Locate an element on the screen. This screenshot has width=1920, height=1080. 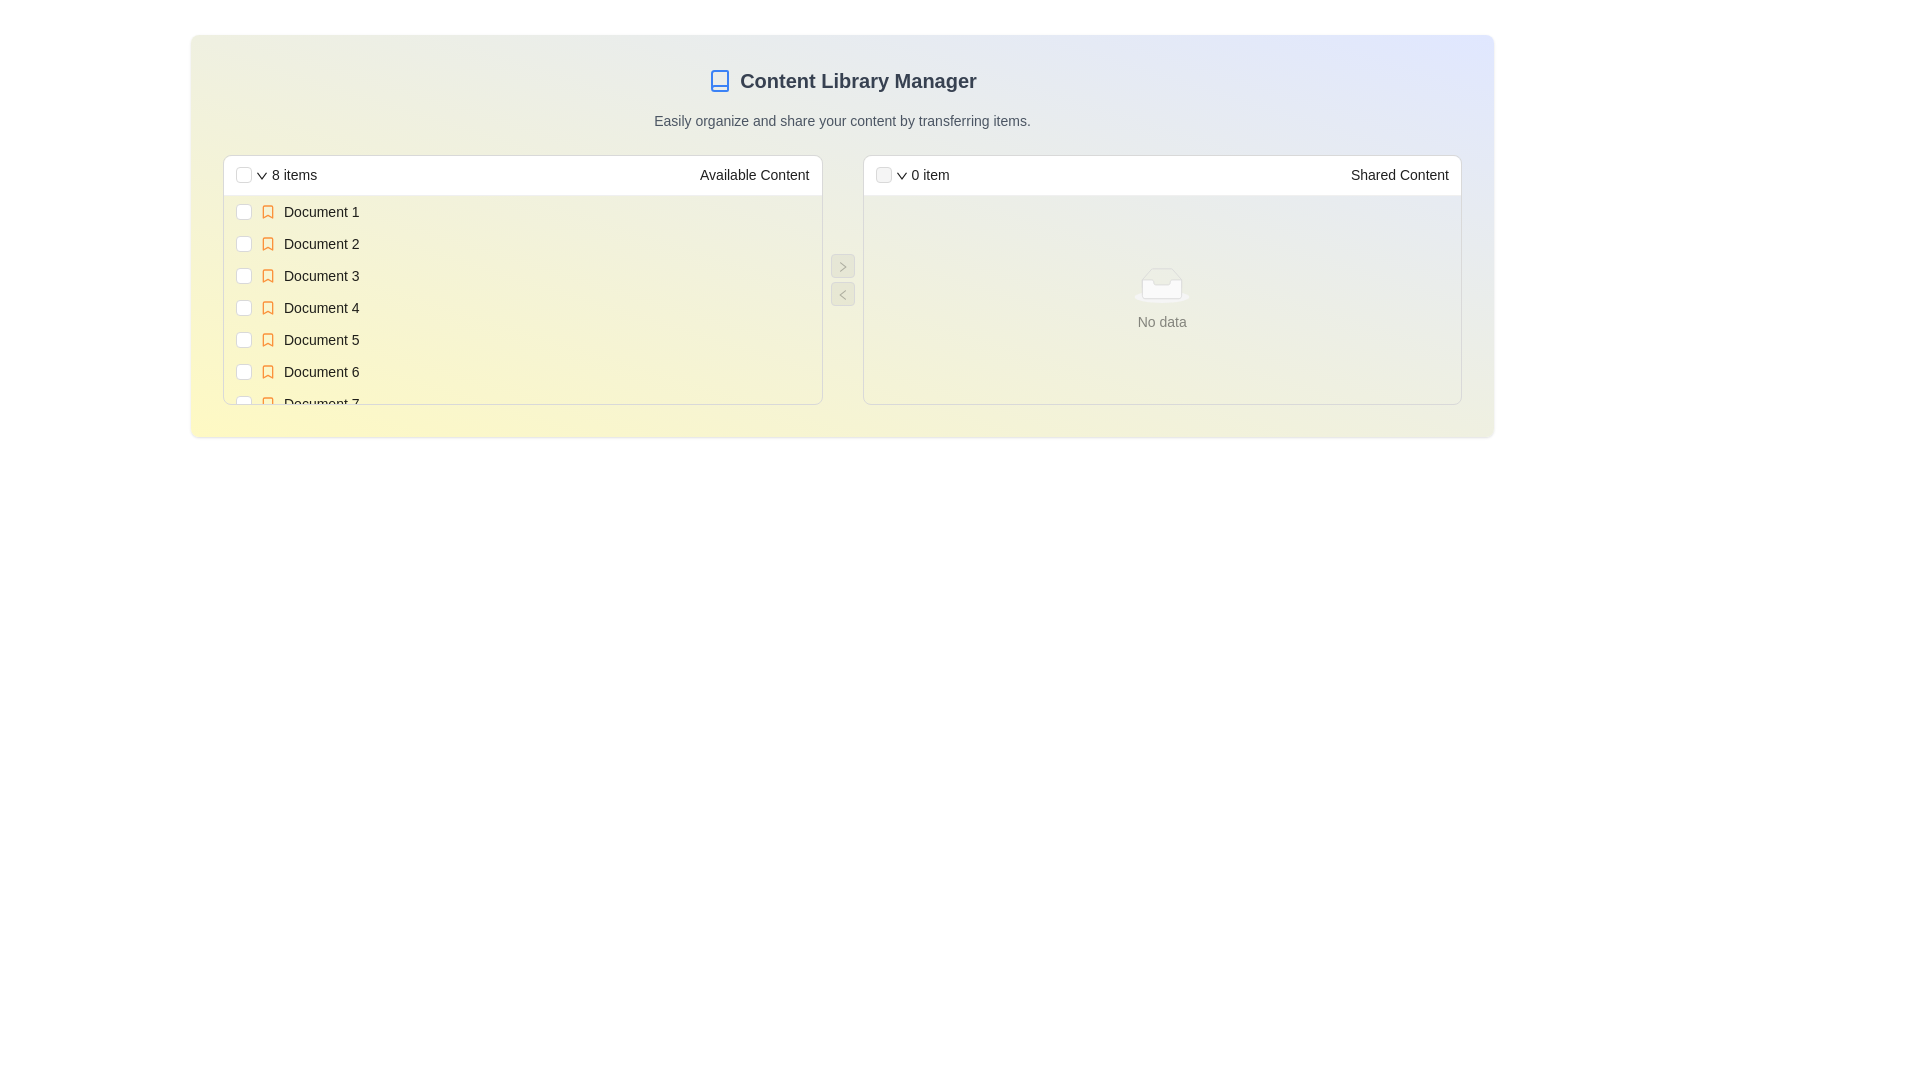
the selectable list item 'Document 3' in the 'Available Content' section is located at coordinates (534, 276).